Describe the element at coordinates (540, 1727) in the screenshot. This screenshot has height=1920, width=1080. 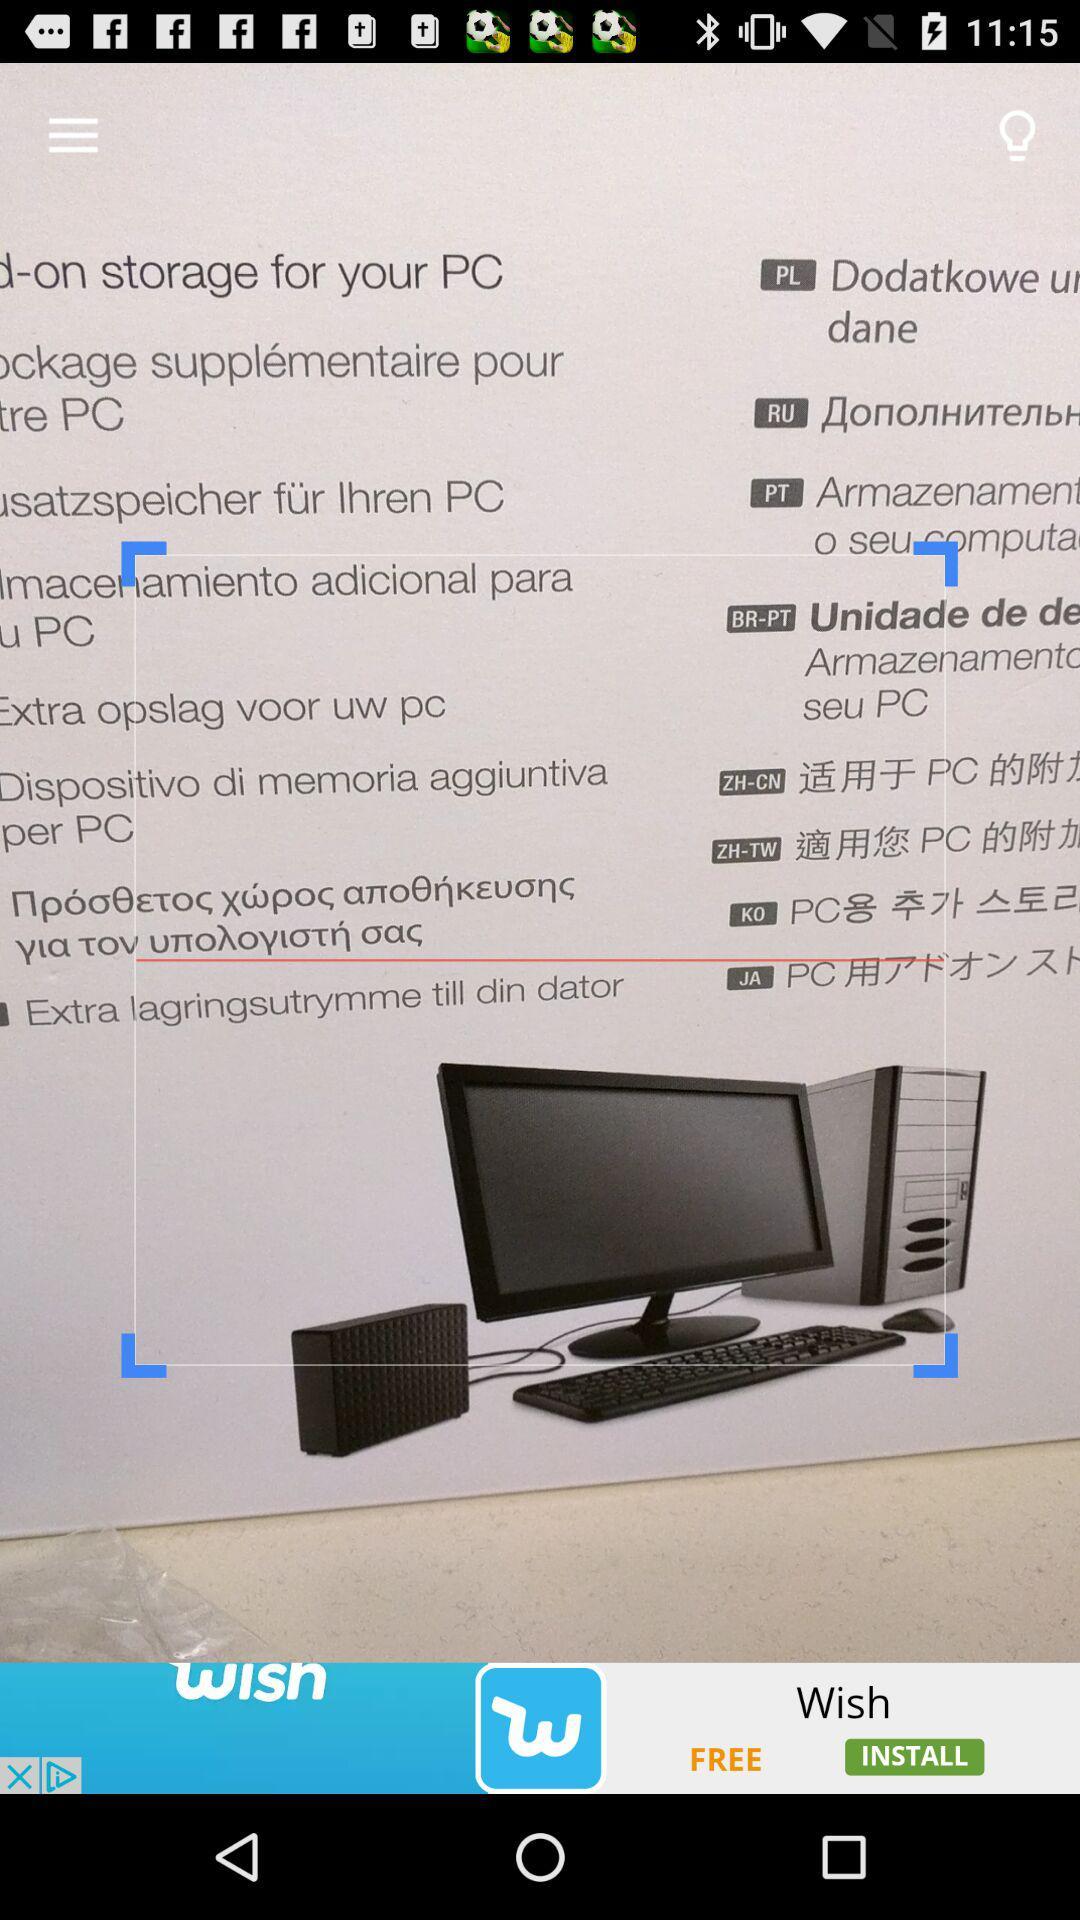
I see `advertising bar` at that location.